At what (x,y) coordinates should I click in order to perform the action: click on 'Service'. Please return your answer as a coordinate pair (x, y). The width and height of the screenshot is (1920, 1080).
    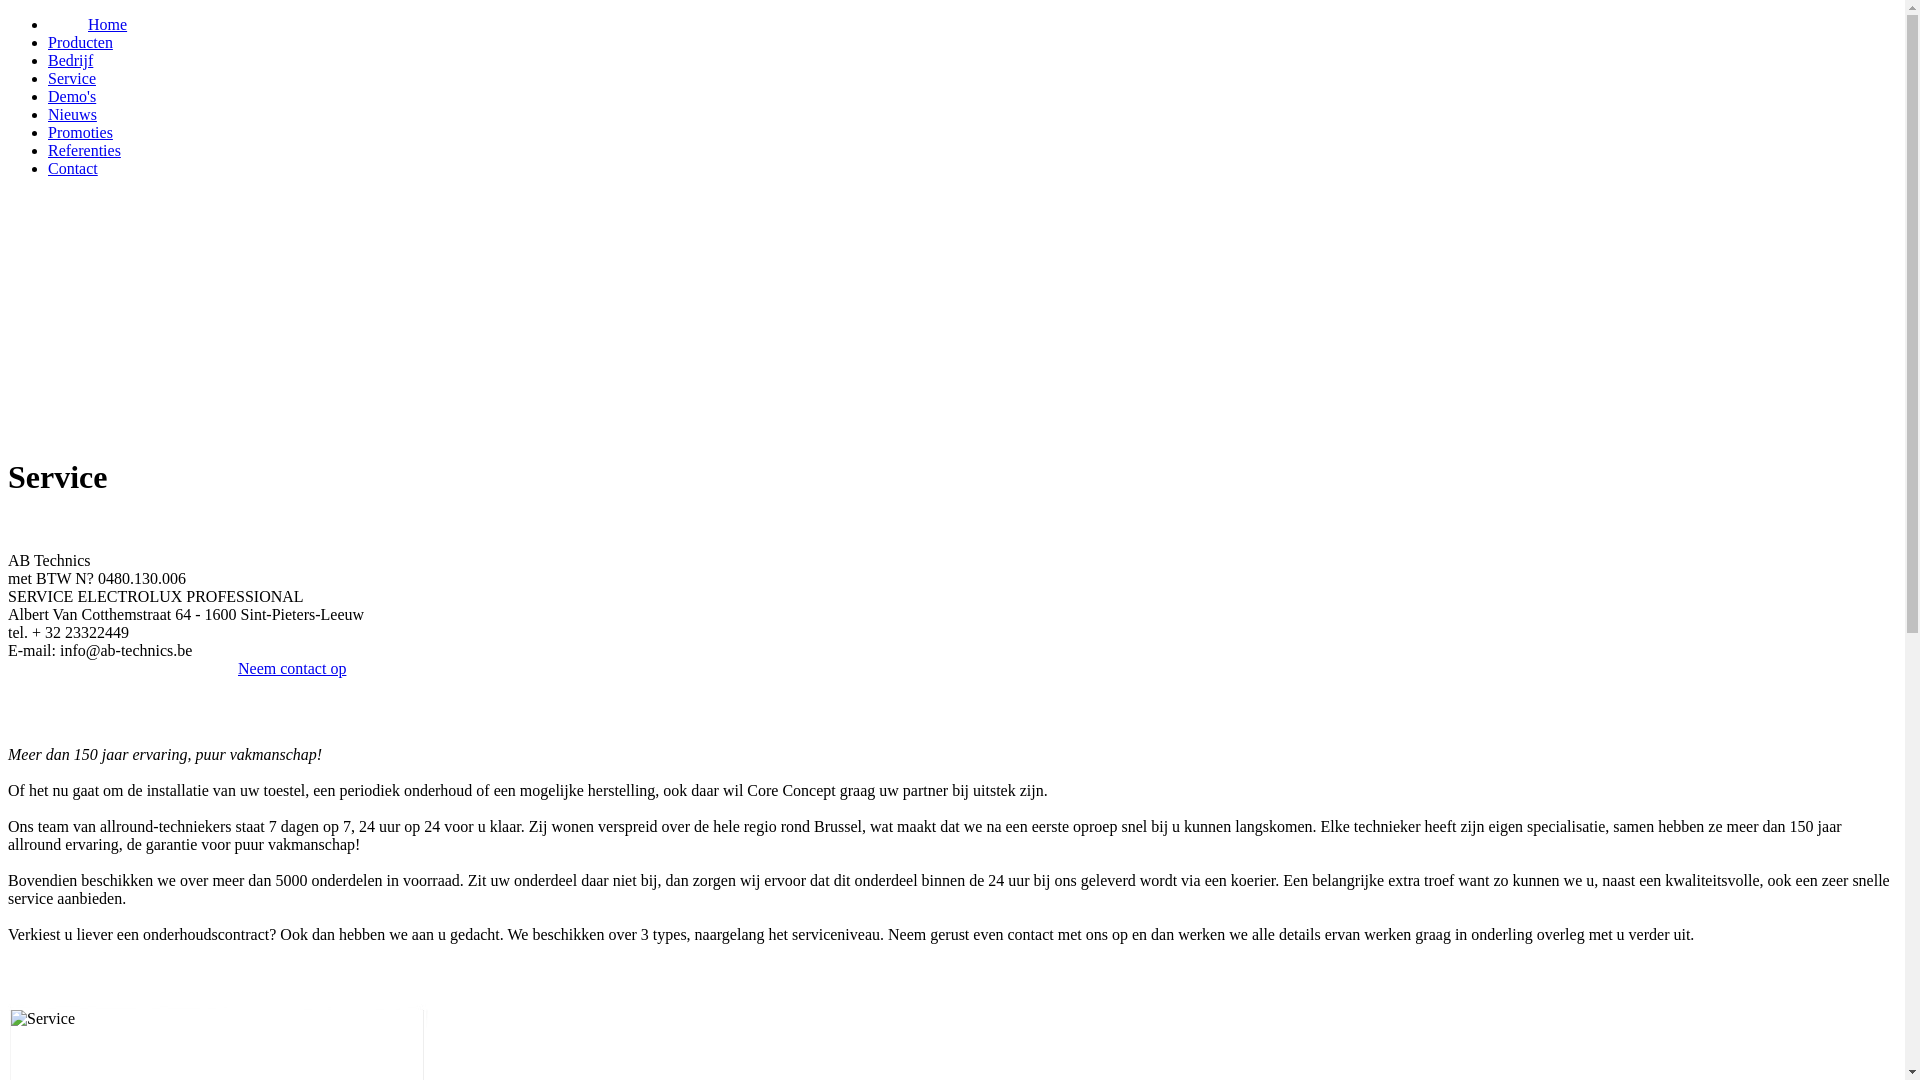
    Looking at the image, I should click on (72, 77).